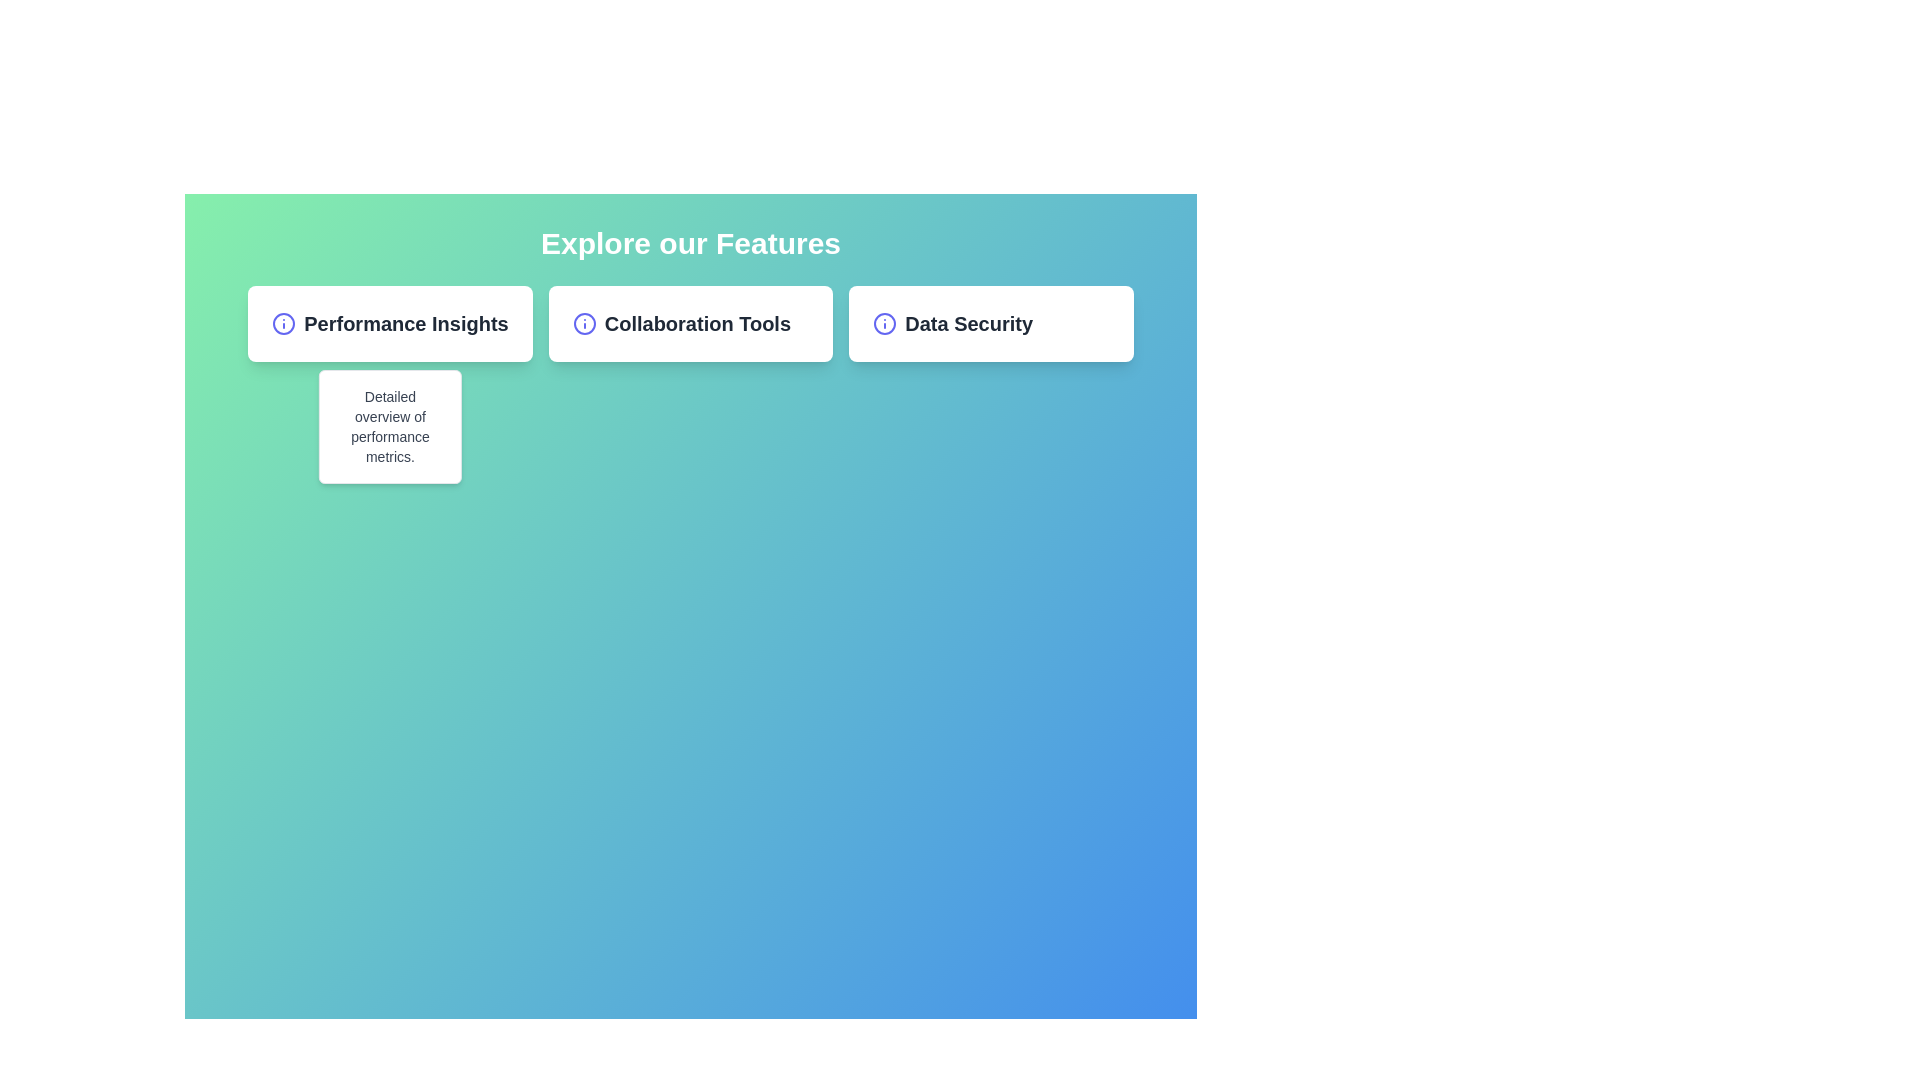 The height and width of the screenshot is (1080, 1920). I want to click on the descriptive Text Label positioned centrally below the 'Performance Insights' button to enhance user understanding of its purpose, so click(390, 426).